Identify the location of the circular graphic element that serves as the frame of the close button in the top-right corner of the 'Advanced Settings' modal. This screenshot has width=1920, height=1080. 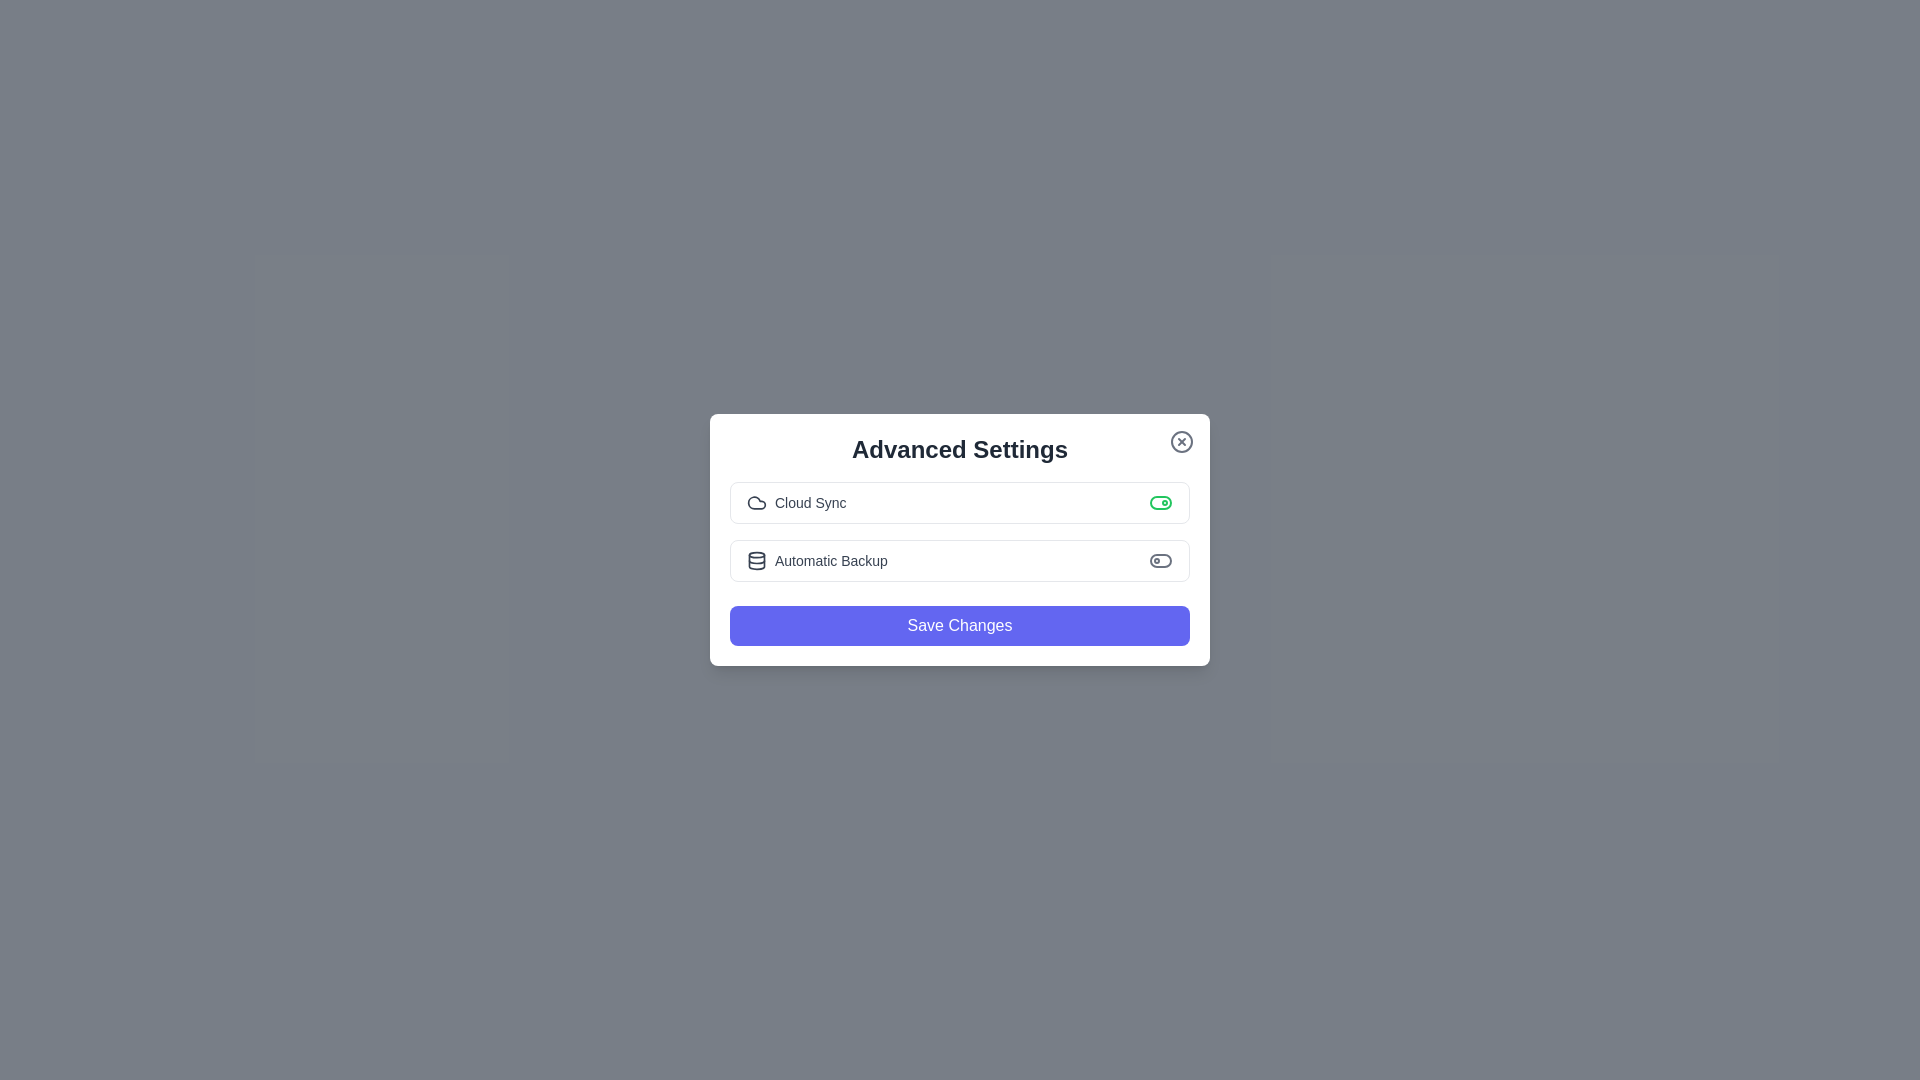
(1181, 441).